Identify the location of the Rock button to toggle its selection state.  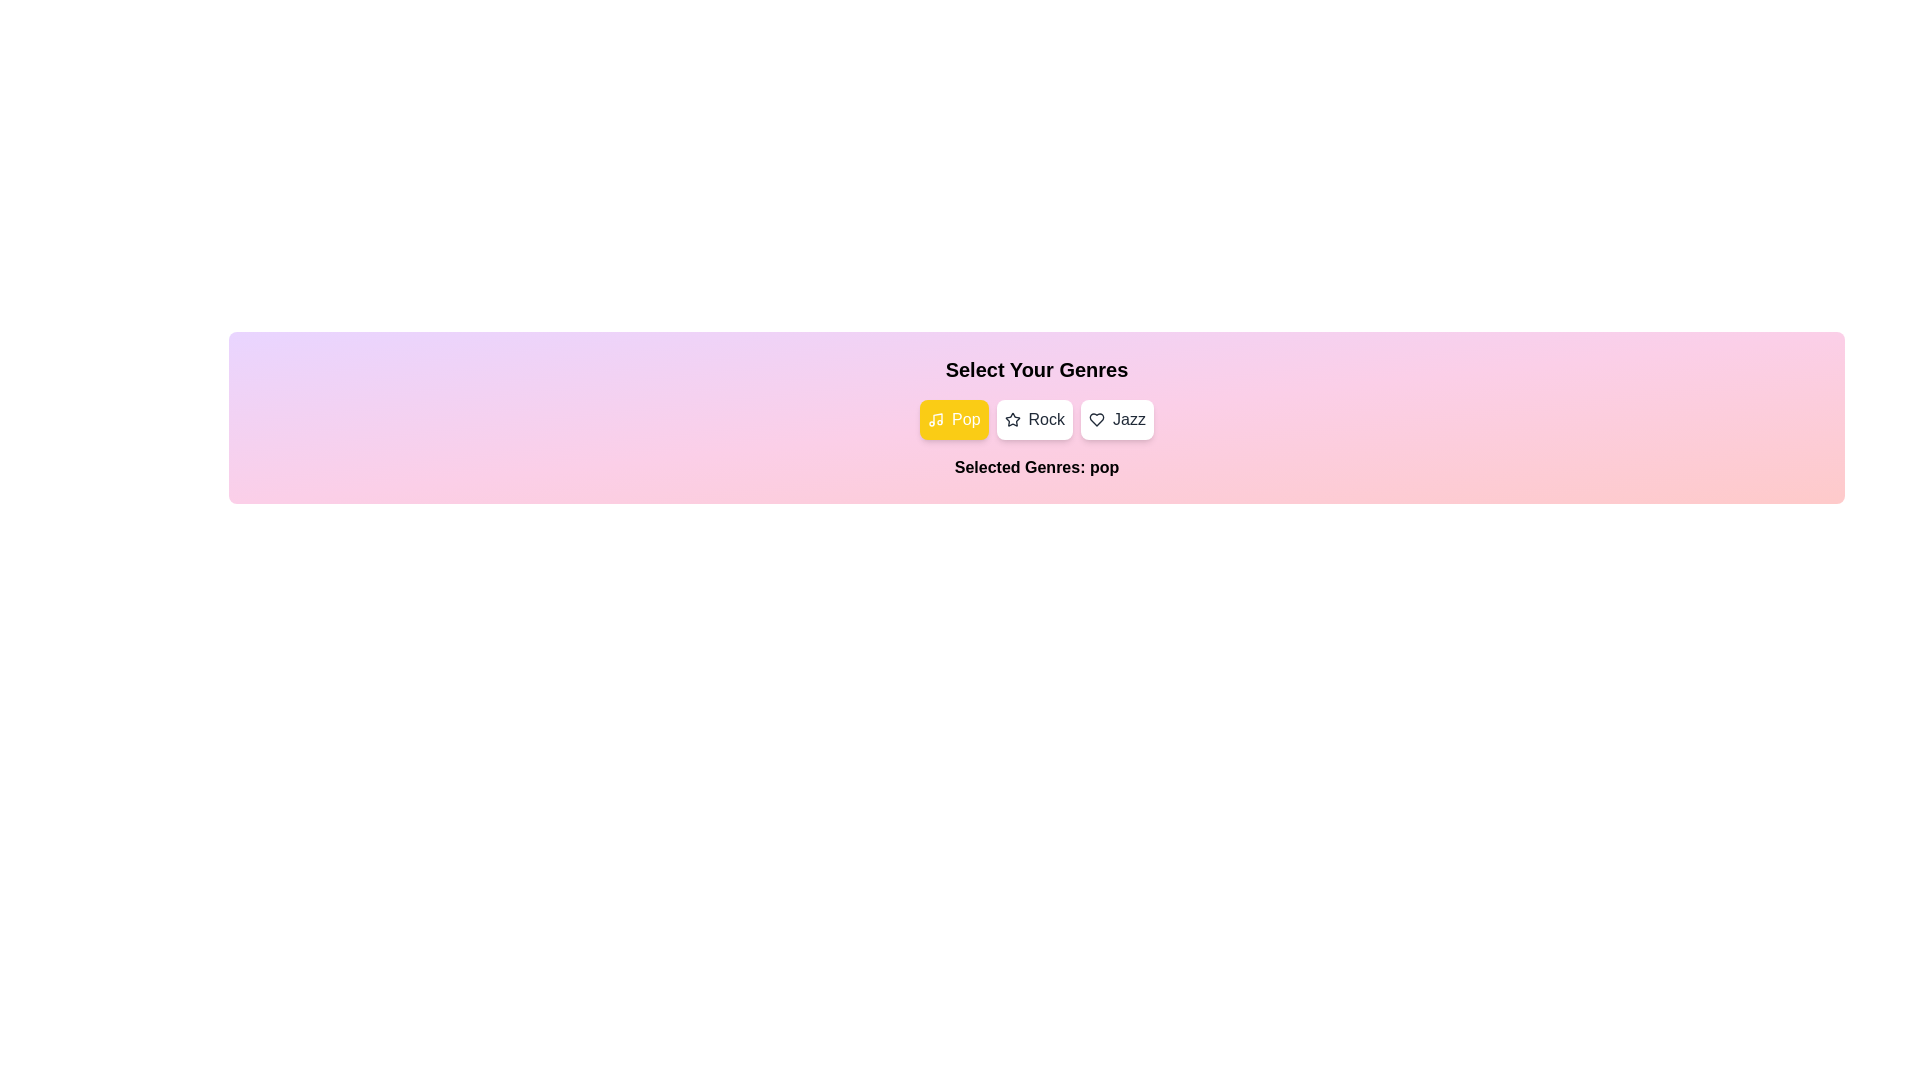
(1034, 419).